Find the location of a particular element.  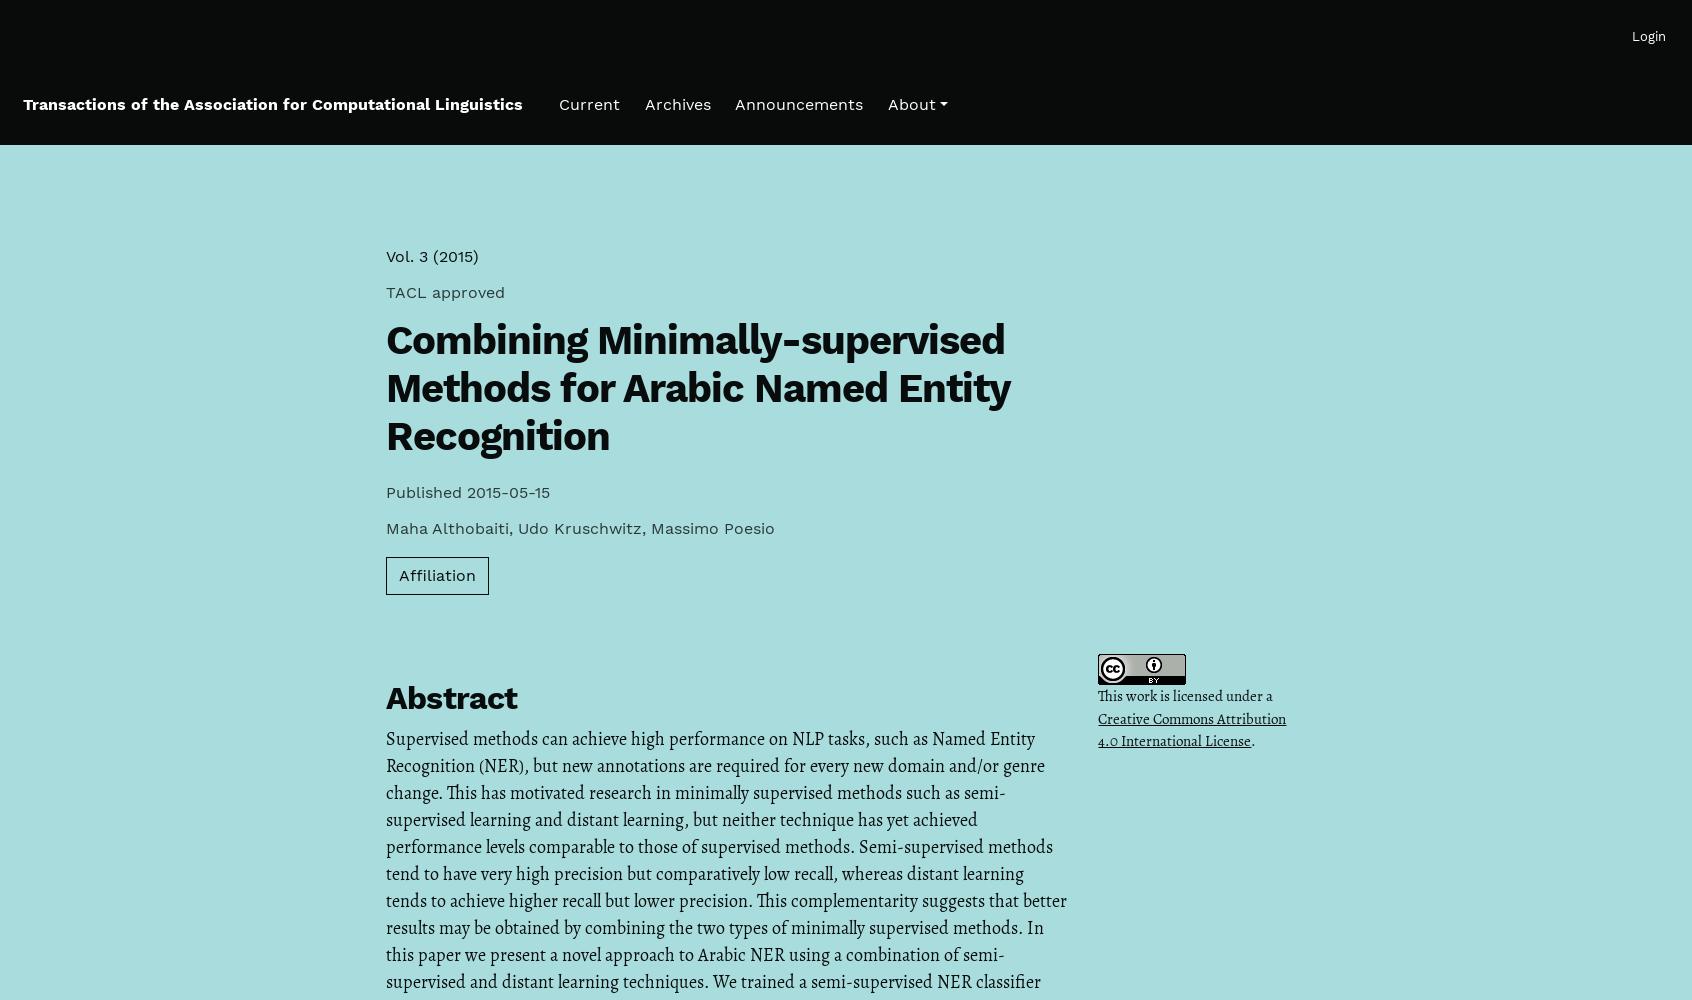

'Creative Commons Attribution 4.0 International License' is located at coordinates (1191, 728).